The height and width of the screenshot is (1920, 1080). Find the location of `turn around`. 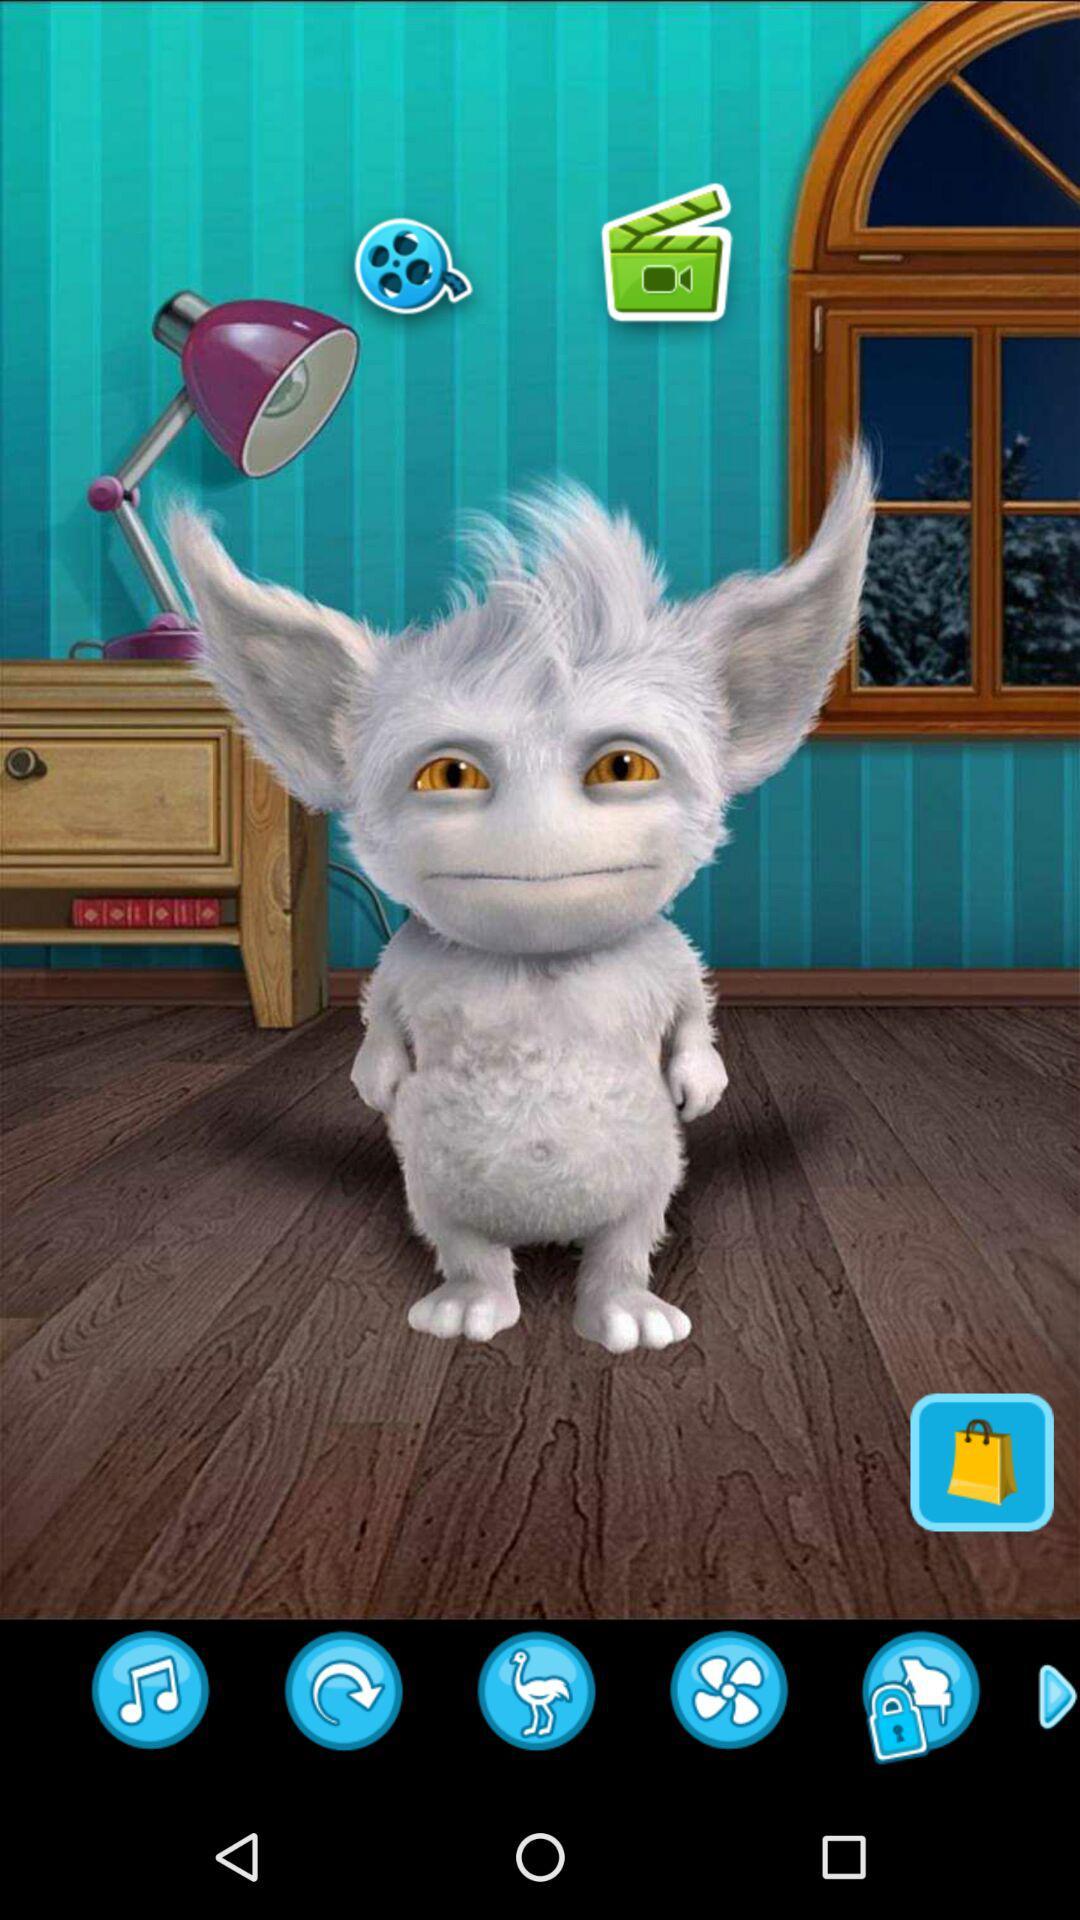

turn around is located at coordinates (343, 1696).